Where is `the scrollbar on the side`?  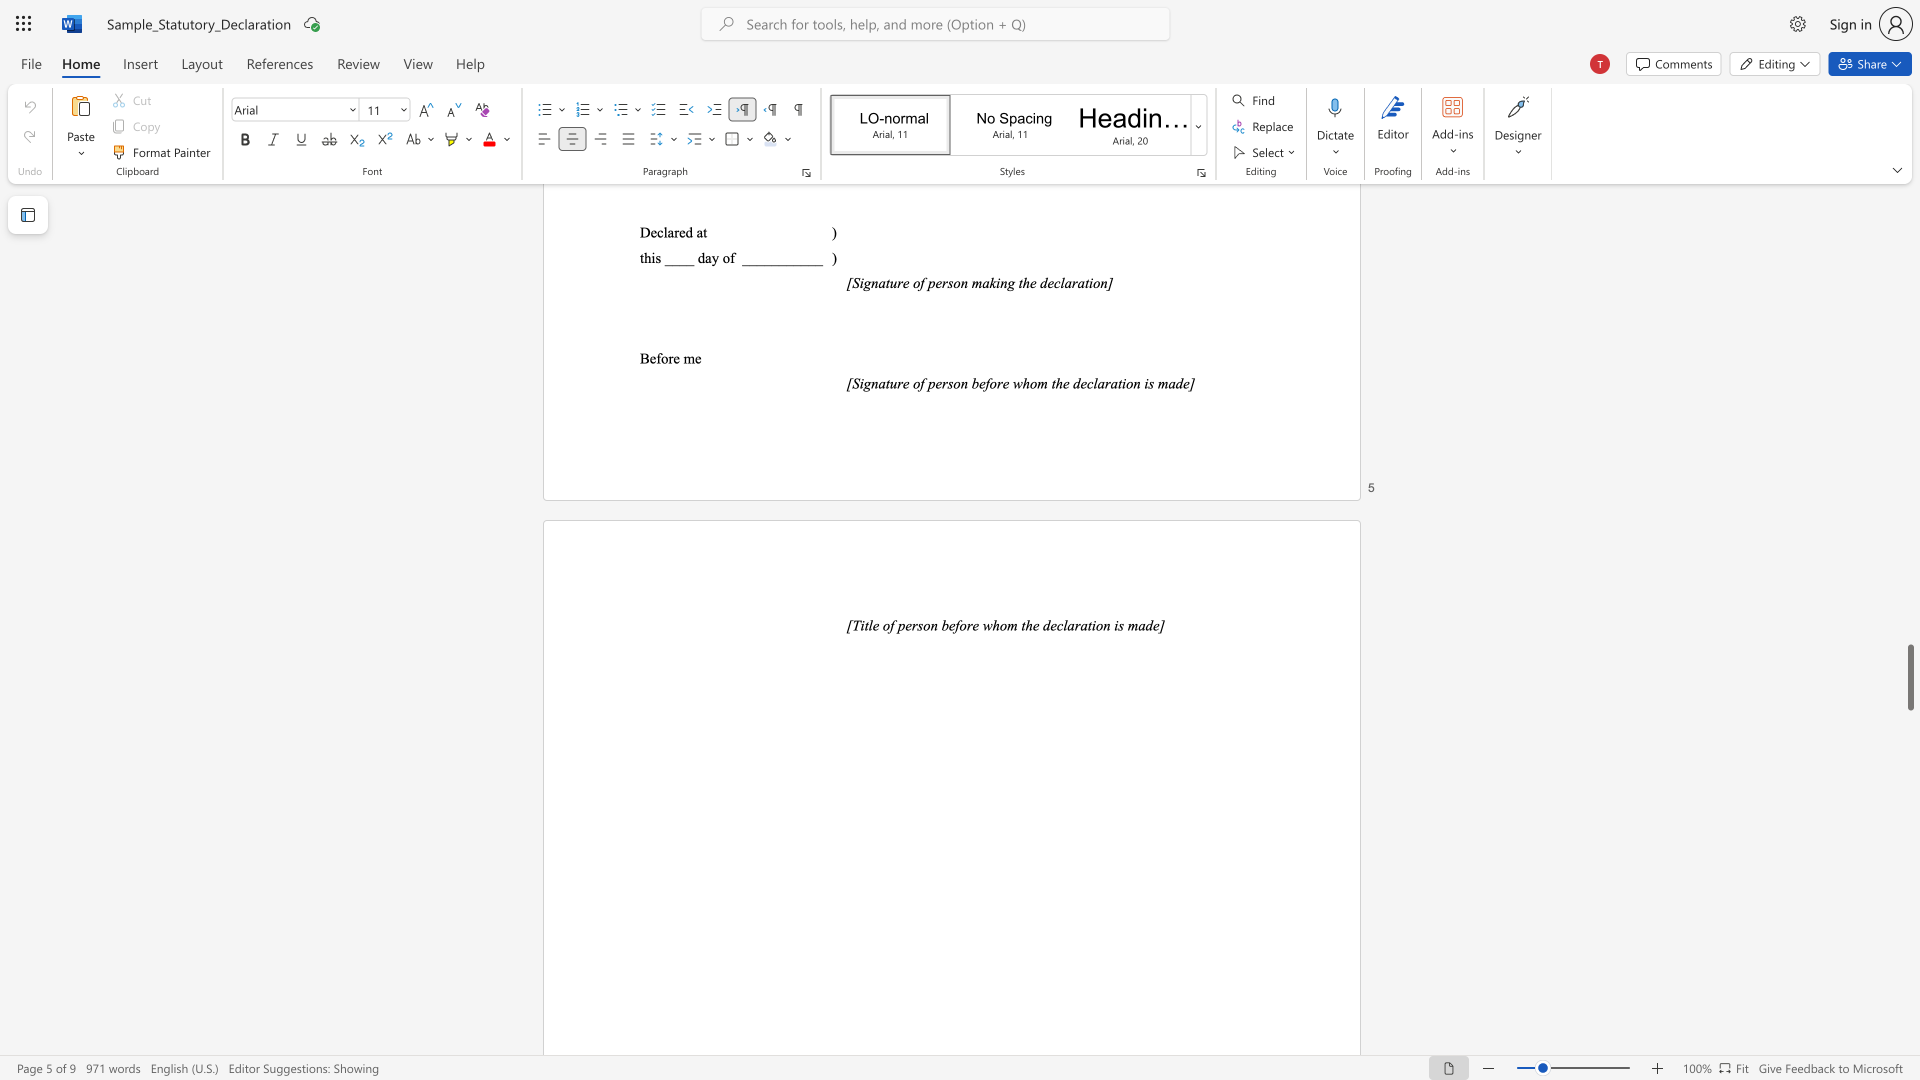 the scrollbar on the side is located at coordinates (1909, 300).